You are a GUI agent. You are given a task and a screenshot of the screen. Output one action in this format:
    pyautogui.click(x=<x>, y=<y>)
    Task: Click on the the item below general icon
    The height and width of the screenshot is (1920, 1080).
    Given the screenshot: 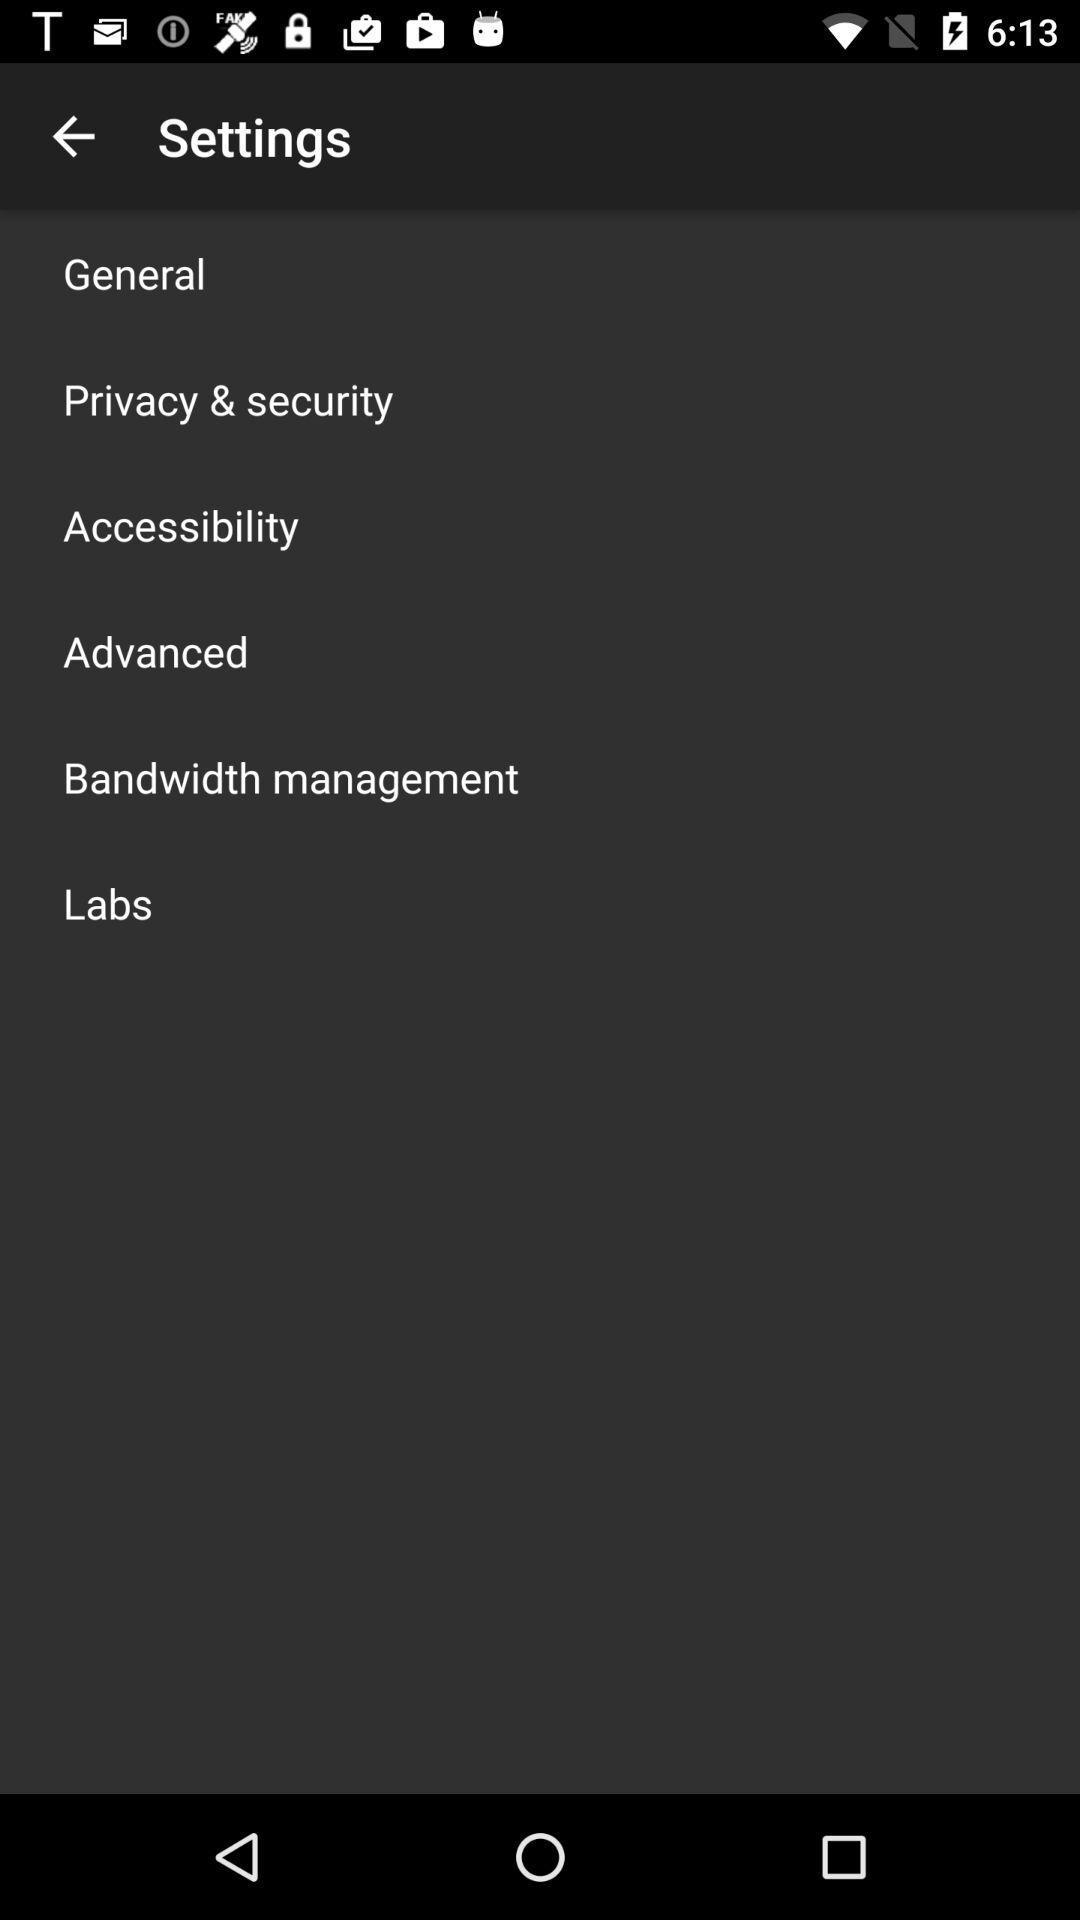 What is the action you would take?
    pyautogui.click(x=227, y=398)
    